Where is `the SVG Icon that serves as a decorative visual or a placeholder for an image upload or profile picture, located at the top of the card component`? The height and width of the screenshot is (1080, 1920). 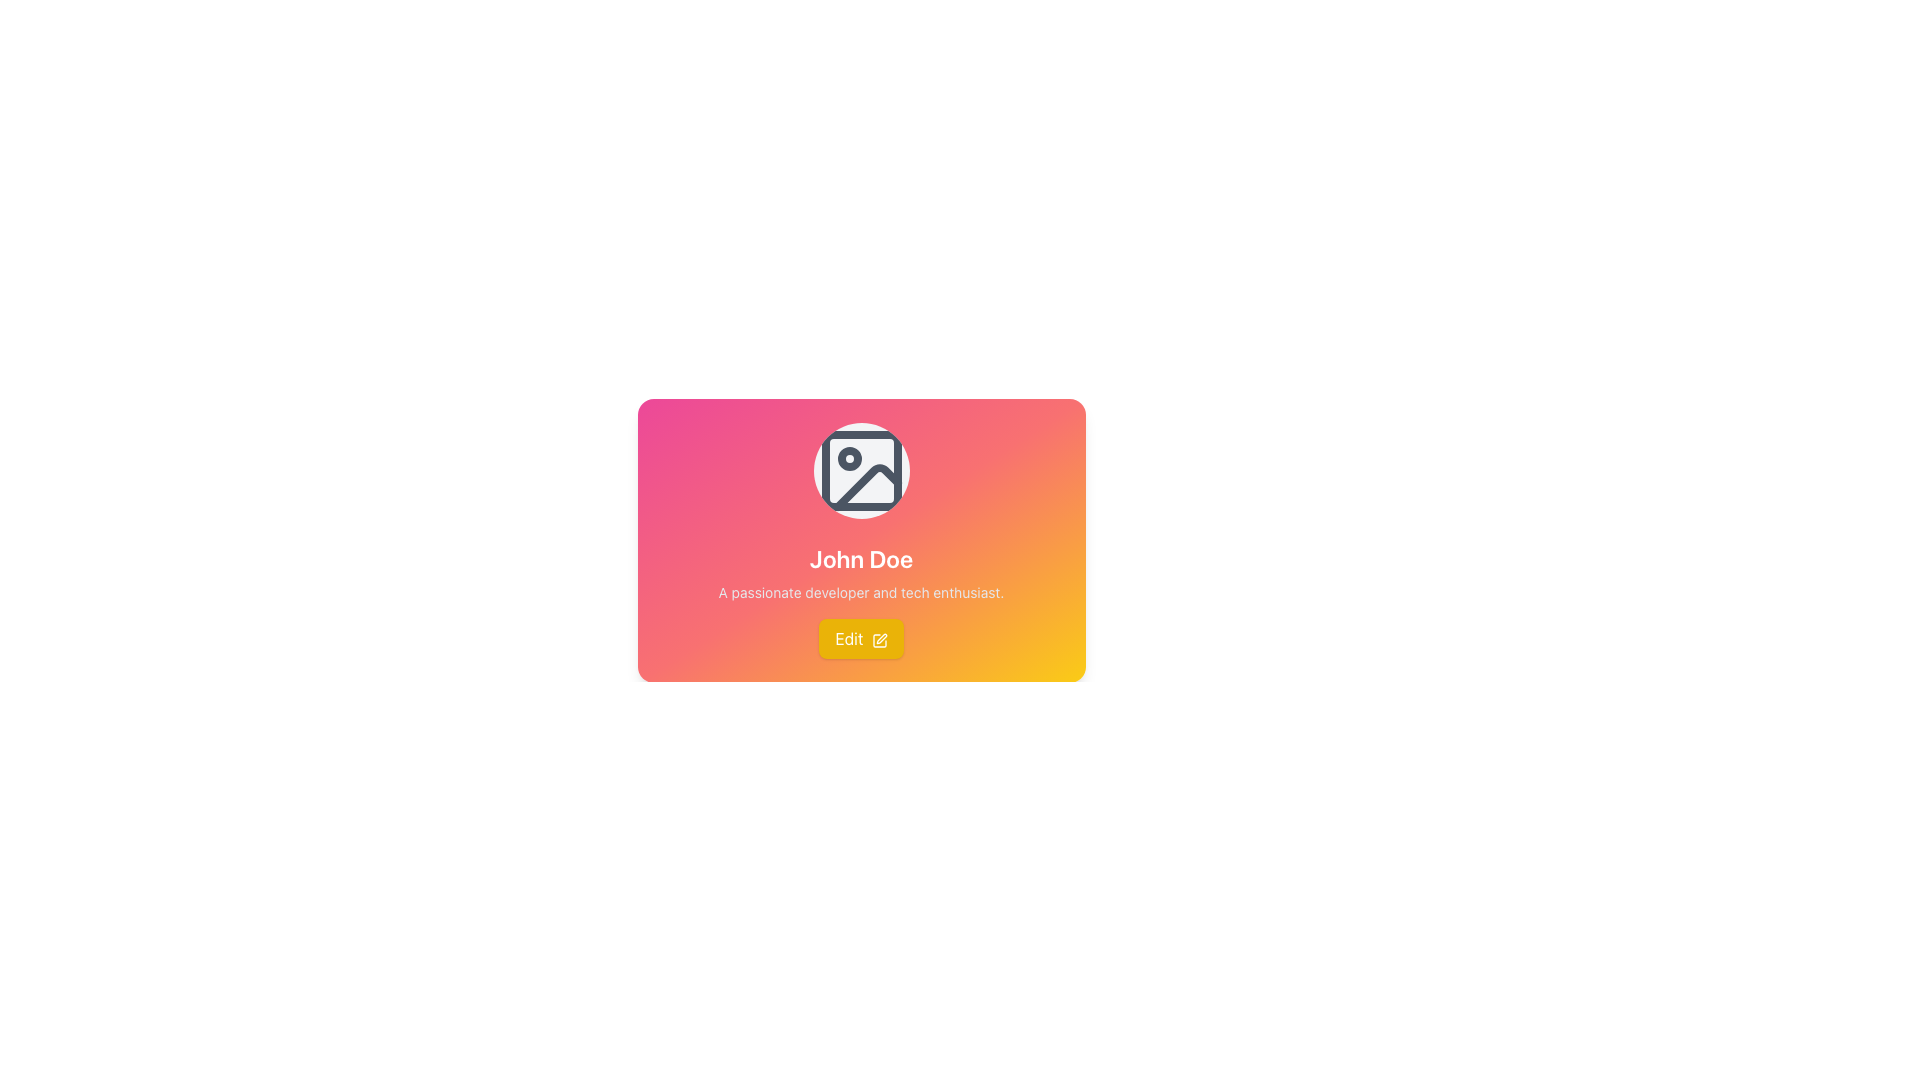
the SVG Icon that serves as a decorative visual or a placeholder for an image upload or profile picture, located at the top of the card component is located at coordinates (861, 470).